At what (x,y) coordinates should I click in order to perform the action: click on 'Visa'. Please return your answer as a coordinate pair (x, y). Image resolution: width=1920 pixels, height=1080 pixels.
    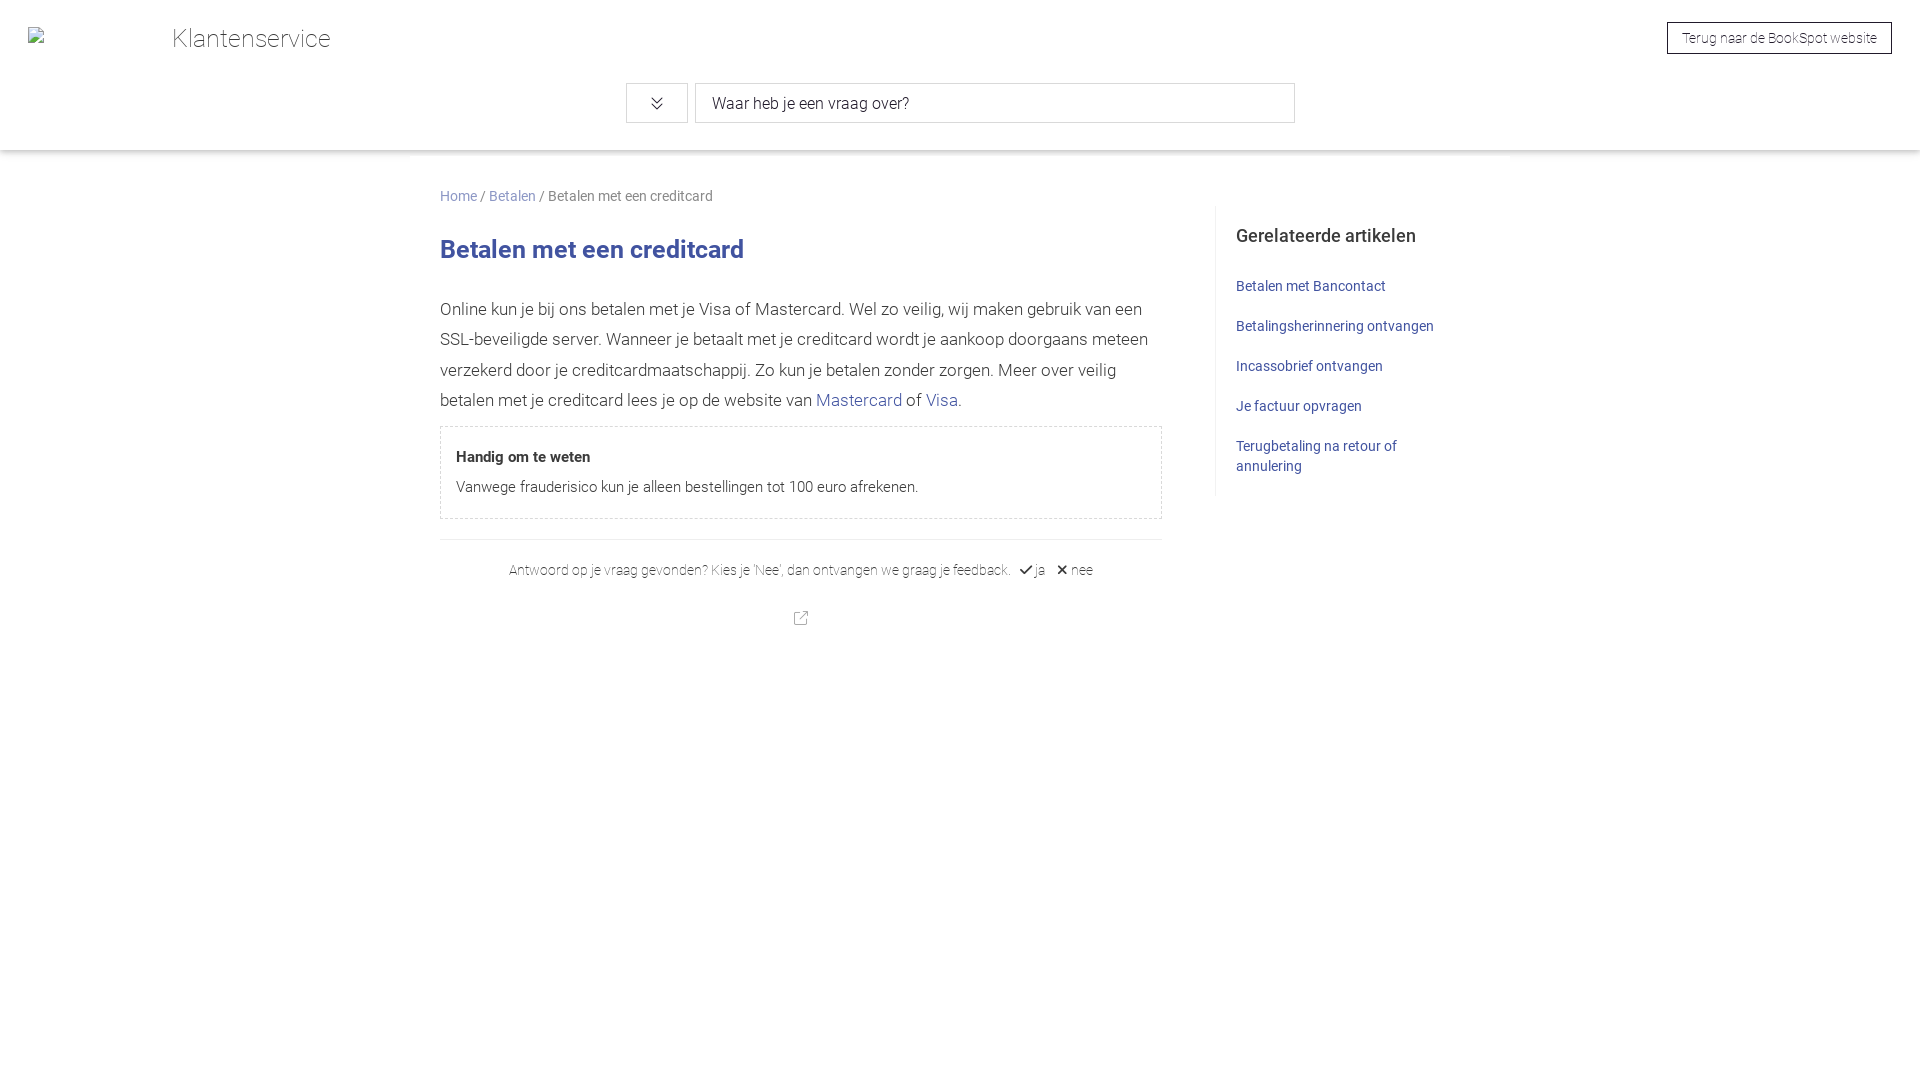
    Looking at the image, I should click on (925, 400).